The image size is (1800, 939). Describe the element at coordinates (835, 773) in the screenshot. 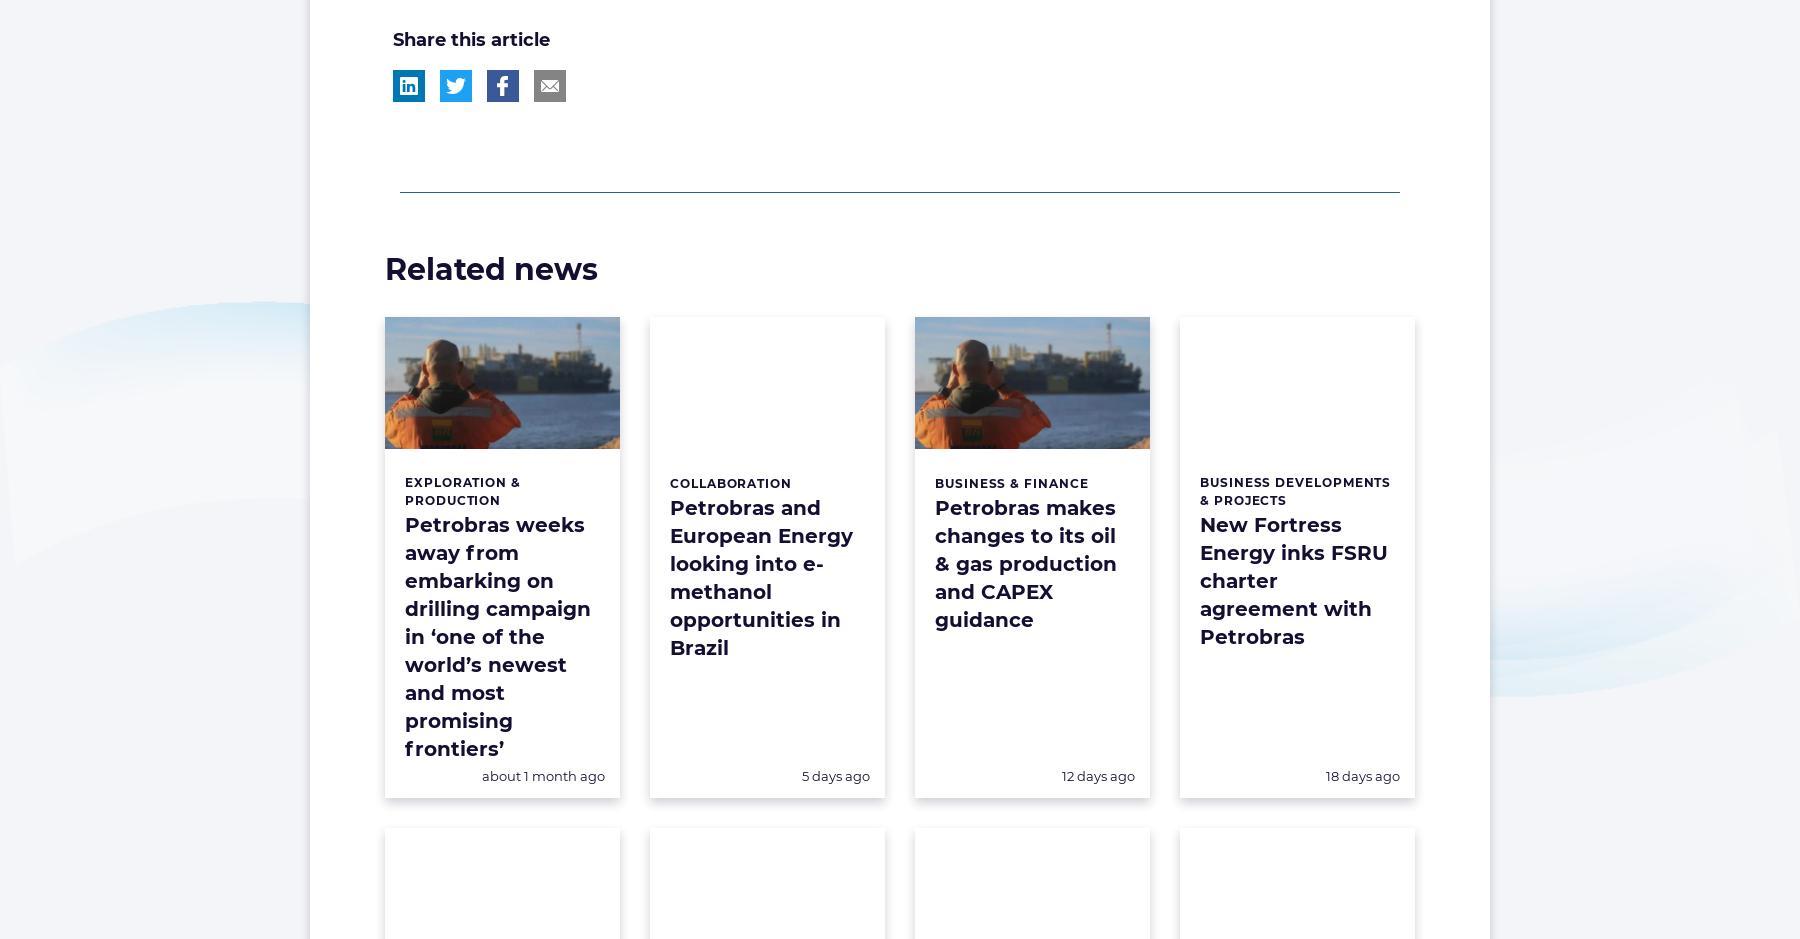

I see `'5 days ago'` at that location.